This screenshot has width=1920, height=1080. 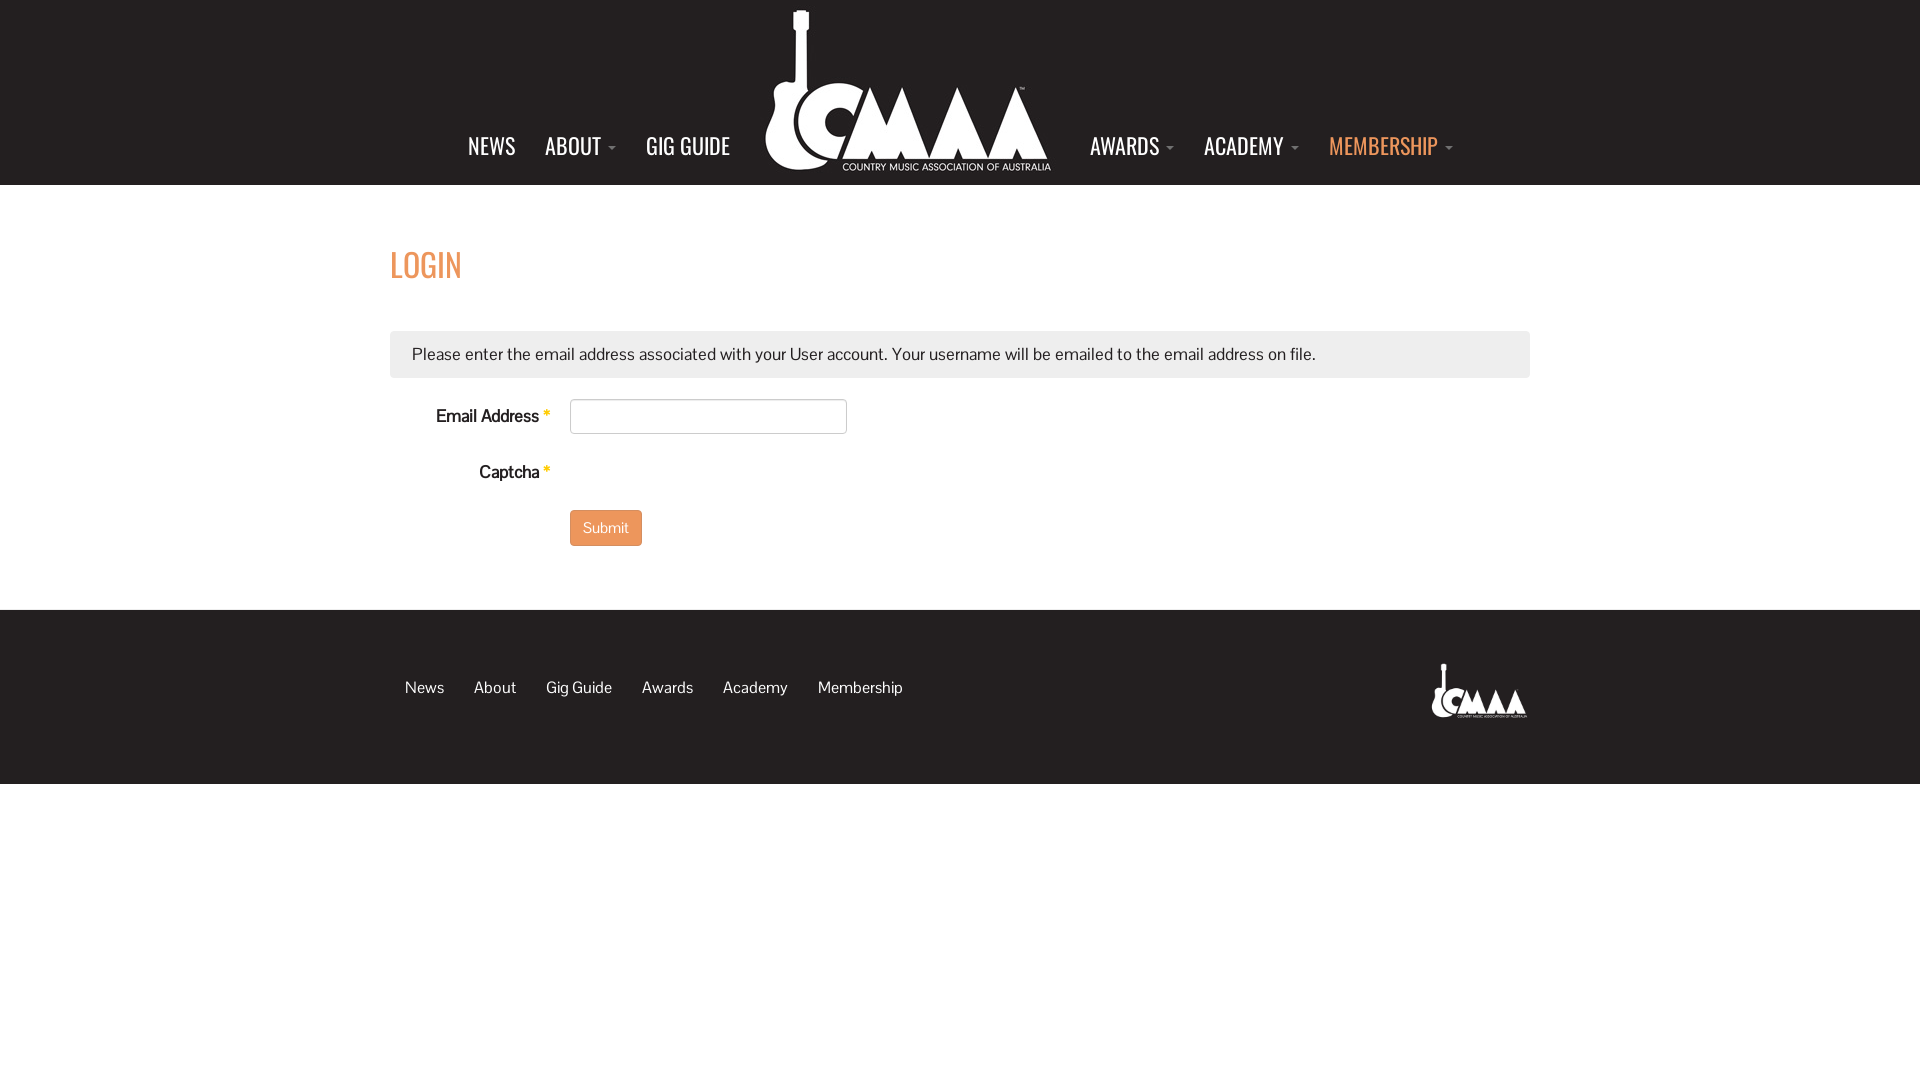 I want to click on 'AWARDS', so click(x=1131, y=144).